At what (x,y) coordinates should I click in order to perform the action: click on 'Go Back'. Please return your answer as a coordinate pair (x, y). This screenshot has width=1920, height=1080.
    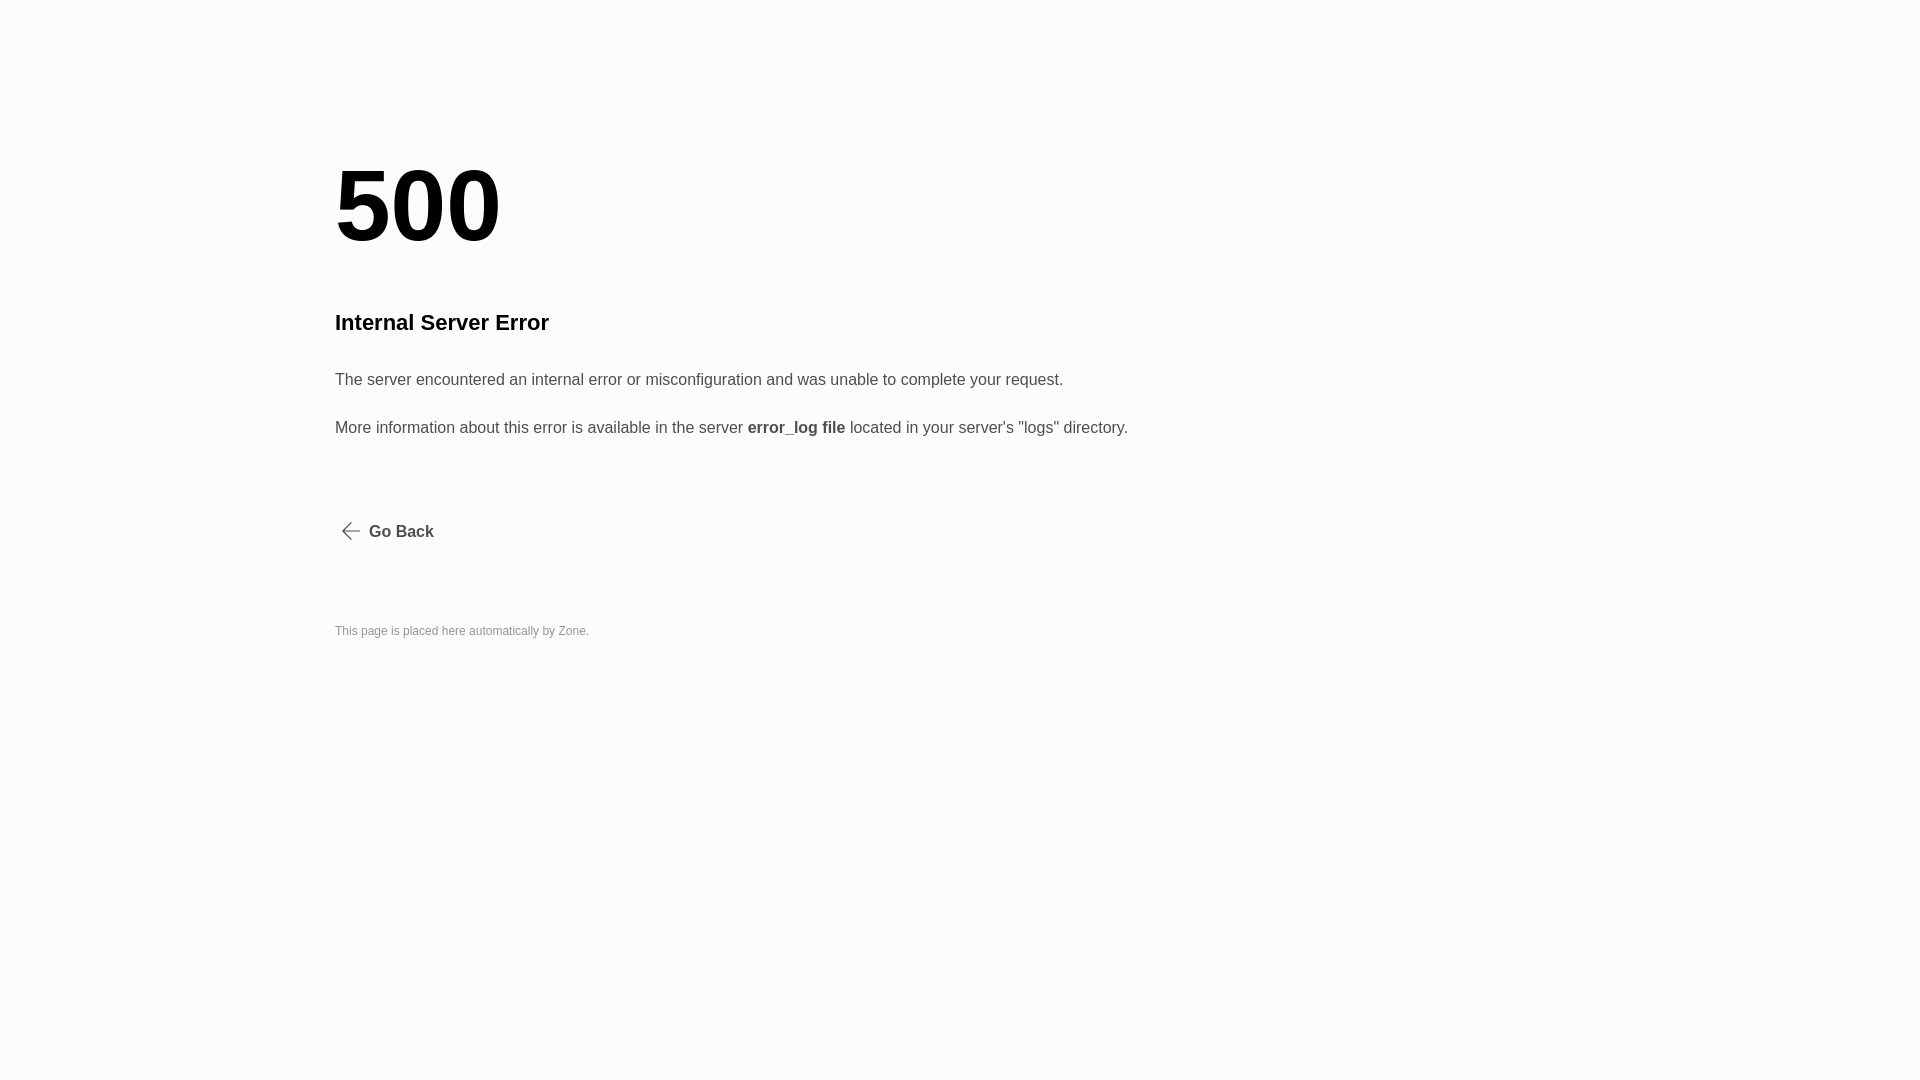
    Looking at the image, I should click on (335, 530).